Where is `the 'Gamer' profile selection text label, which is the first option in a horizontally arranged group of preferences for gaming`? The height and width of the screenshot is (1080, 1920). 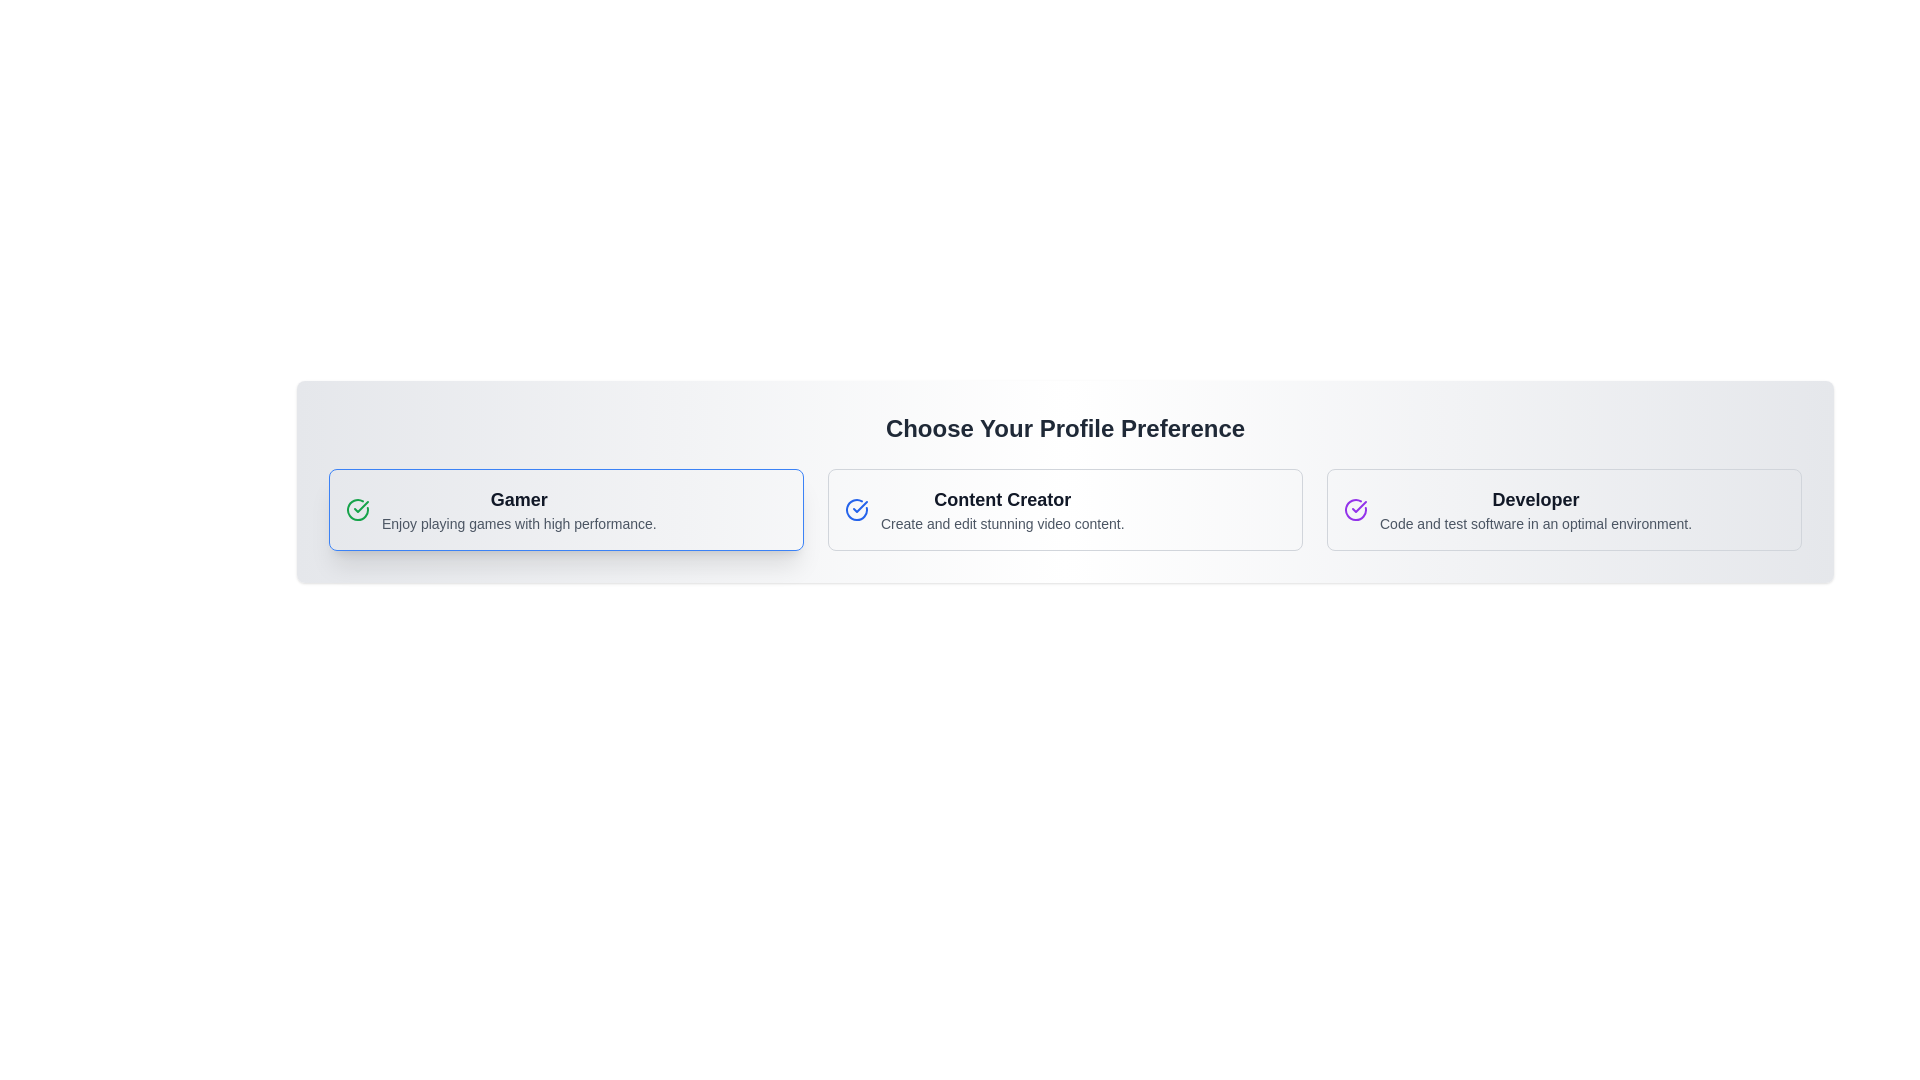
the 'Gamer' profile selection text label, which is the first option in a horizontally arranged group of preferences for gaming is located at coordinates (519, 508).